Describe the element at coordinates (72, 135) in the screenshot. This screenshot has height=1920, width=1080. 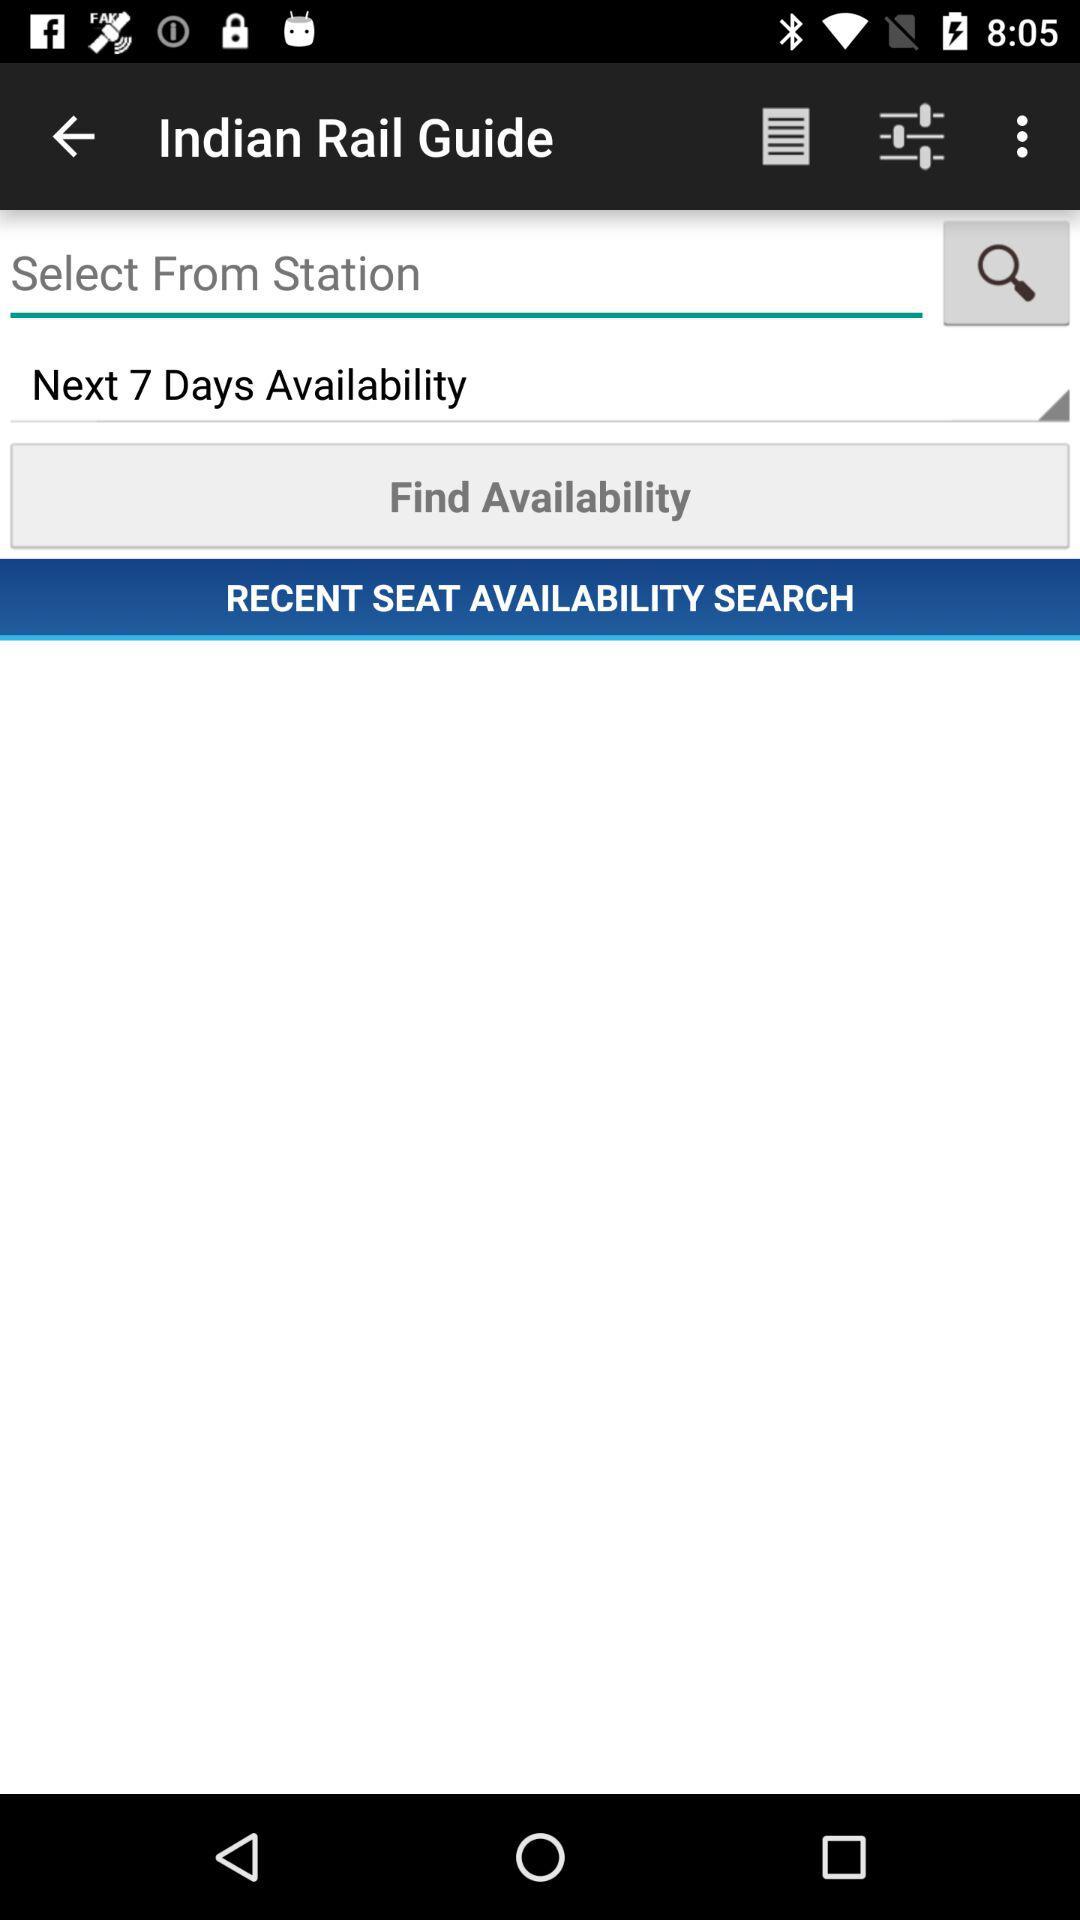
I see `icon next to indian rail guide app` at that location.